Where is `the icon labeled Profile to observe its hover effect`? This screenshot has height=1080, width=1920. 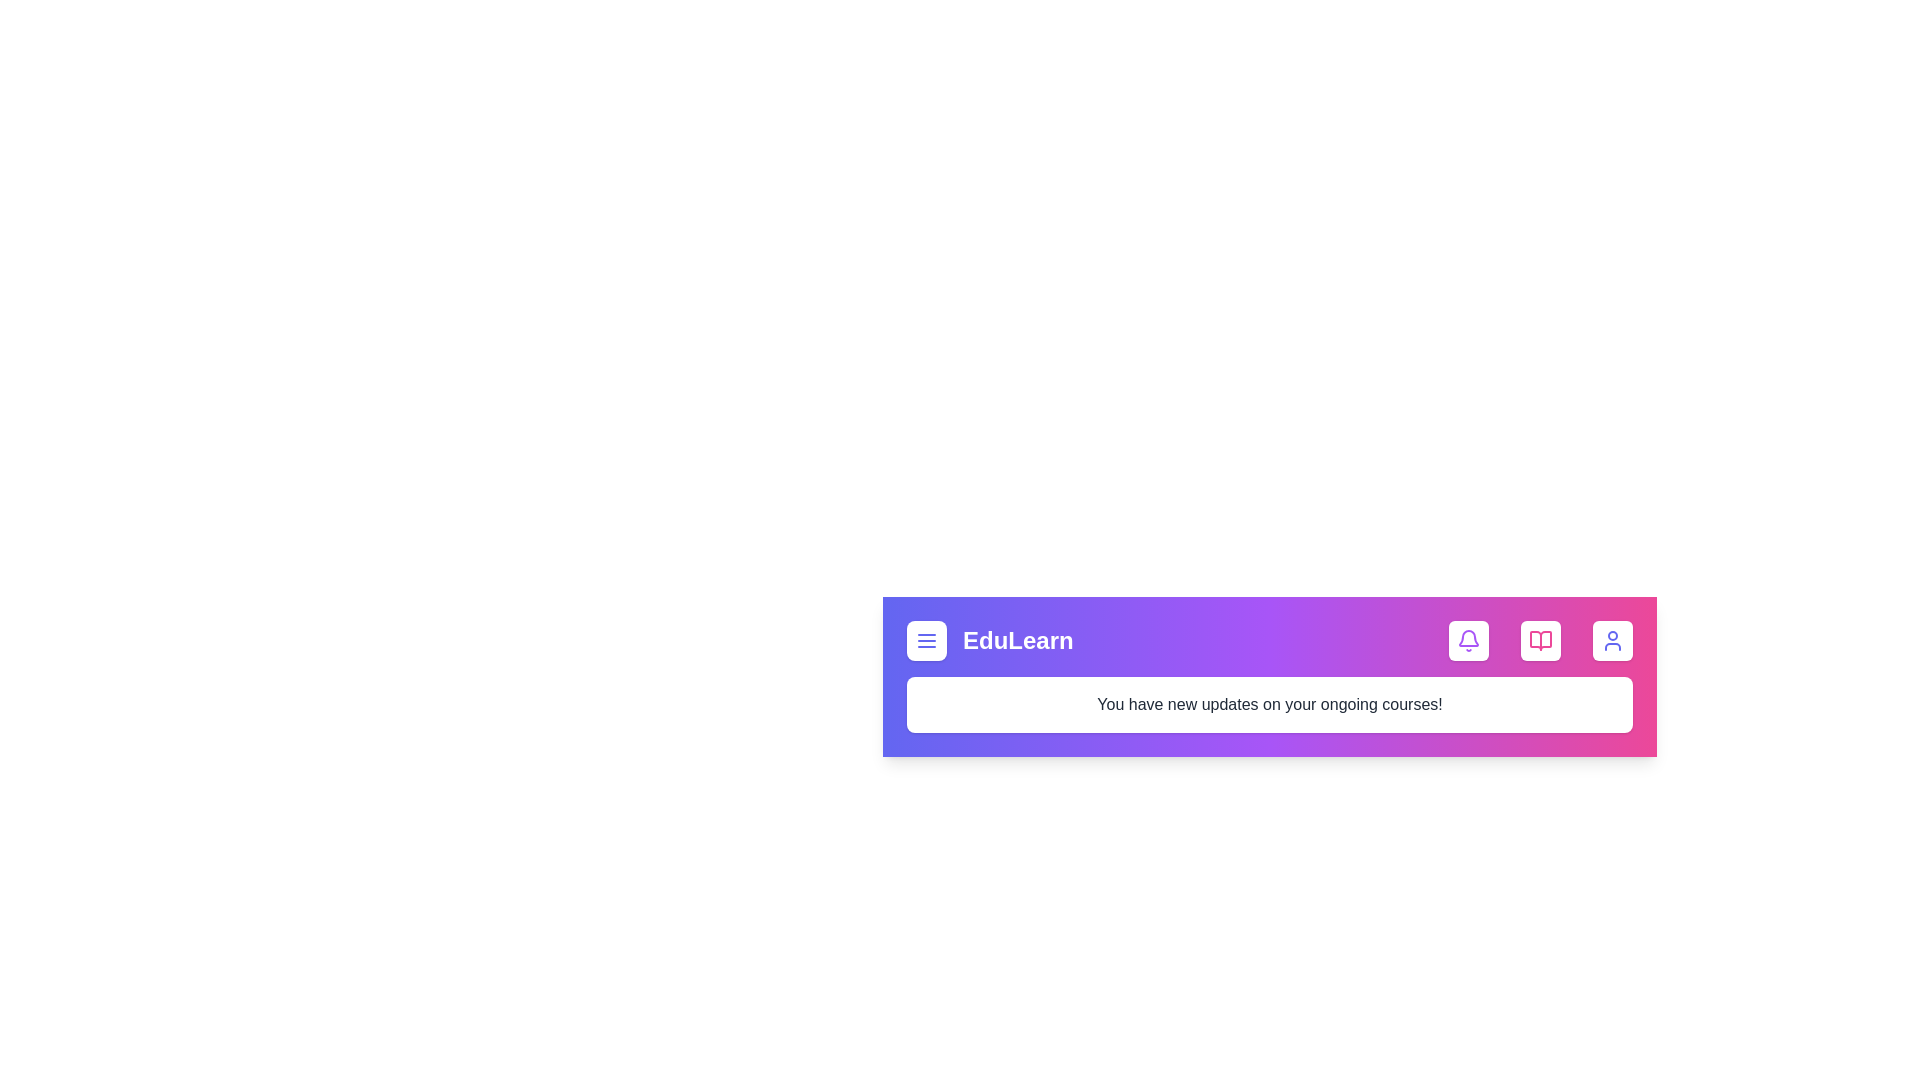
the icon labeled Profile to observe its hover effect is located at coordinates (1612, 640).